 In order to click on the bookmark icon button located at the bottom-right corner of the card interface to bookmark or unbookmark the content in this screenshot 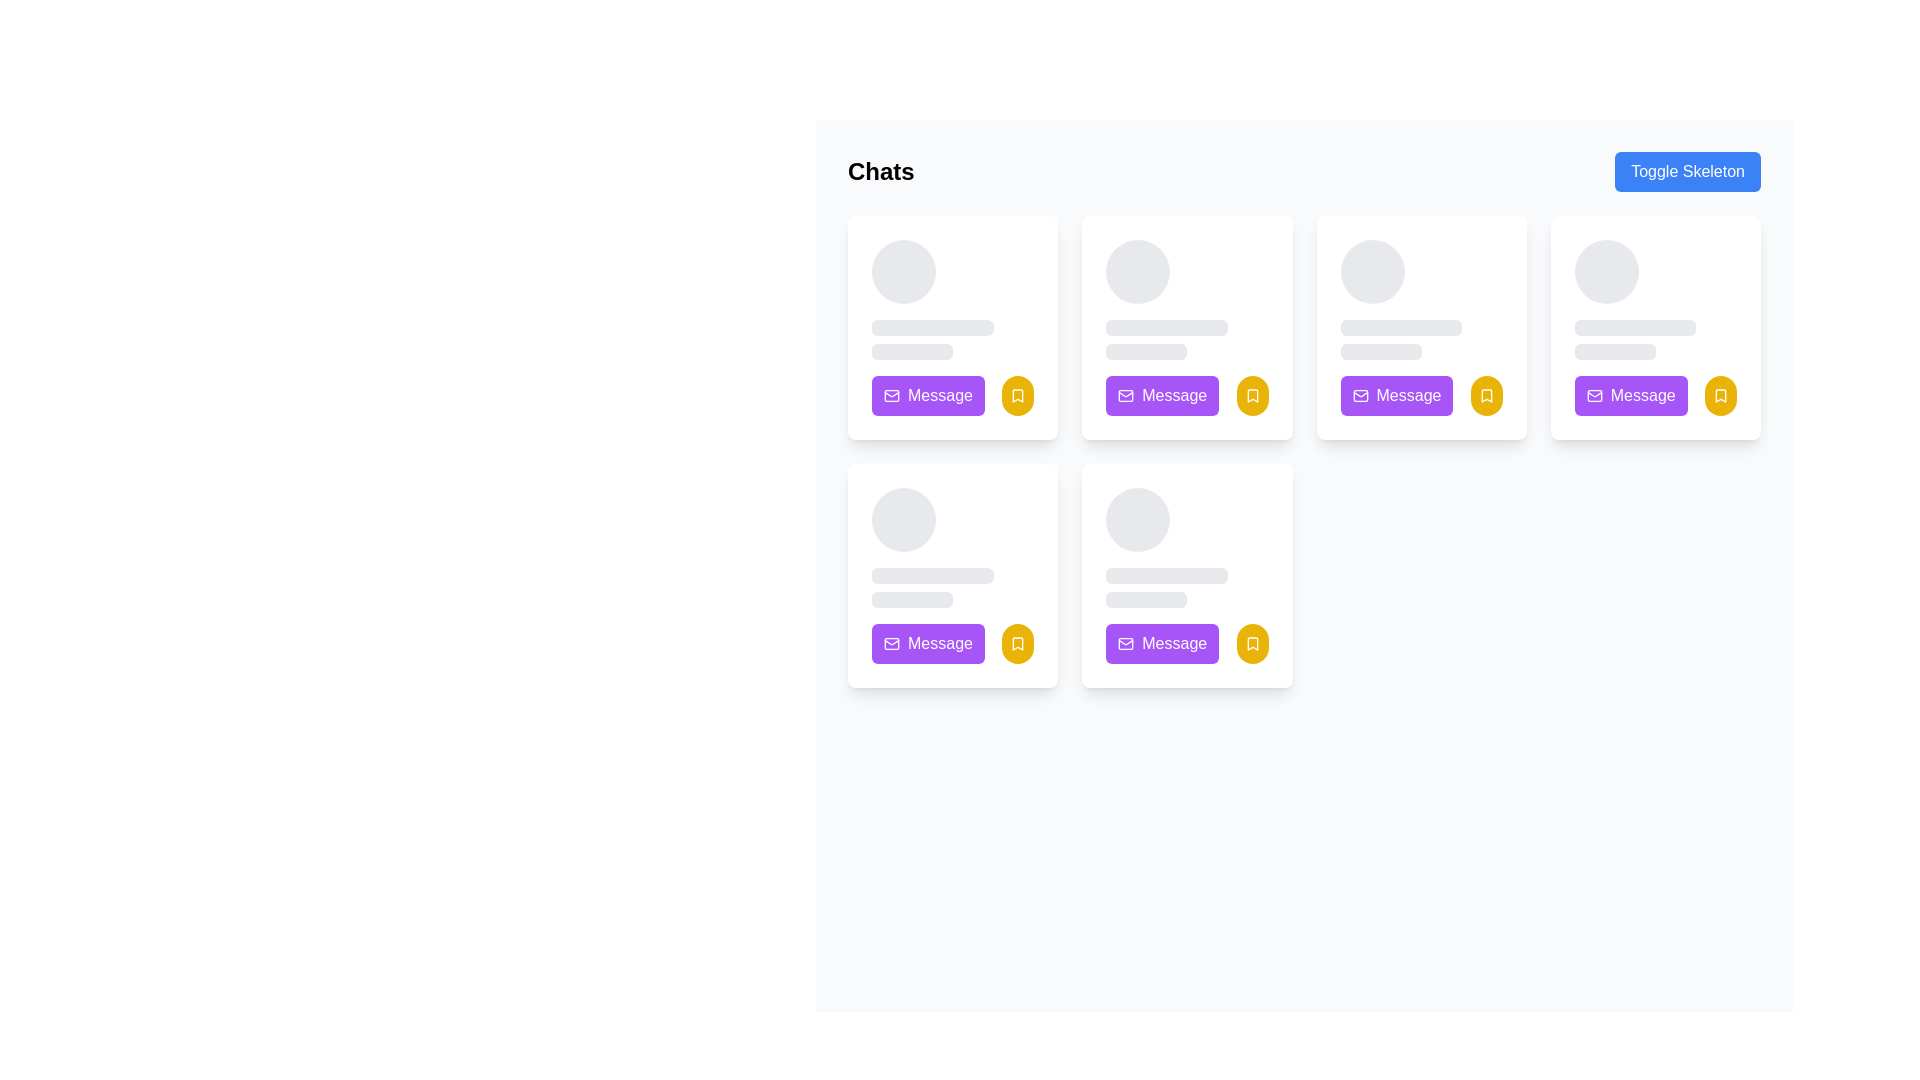, I will do `click(1720, 396)`.